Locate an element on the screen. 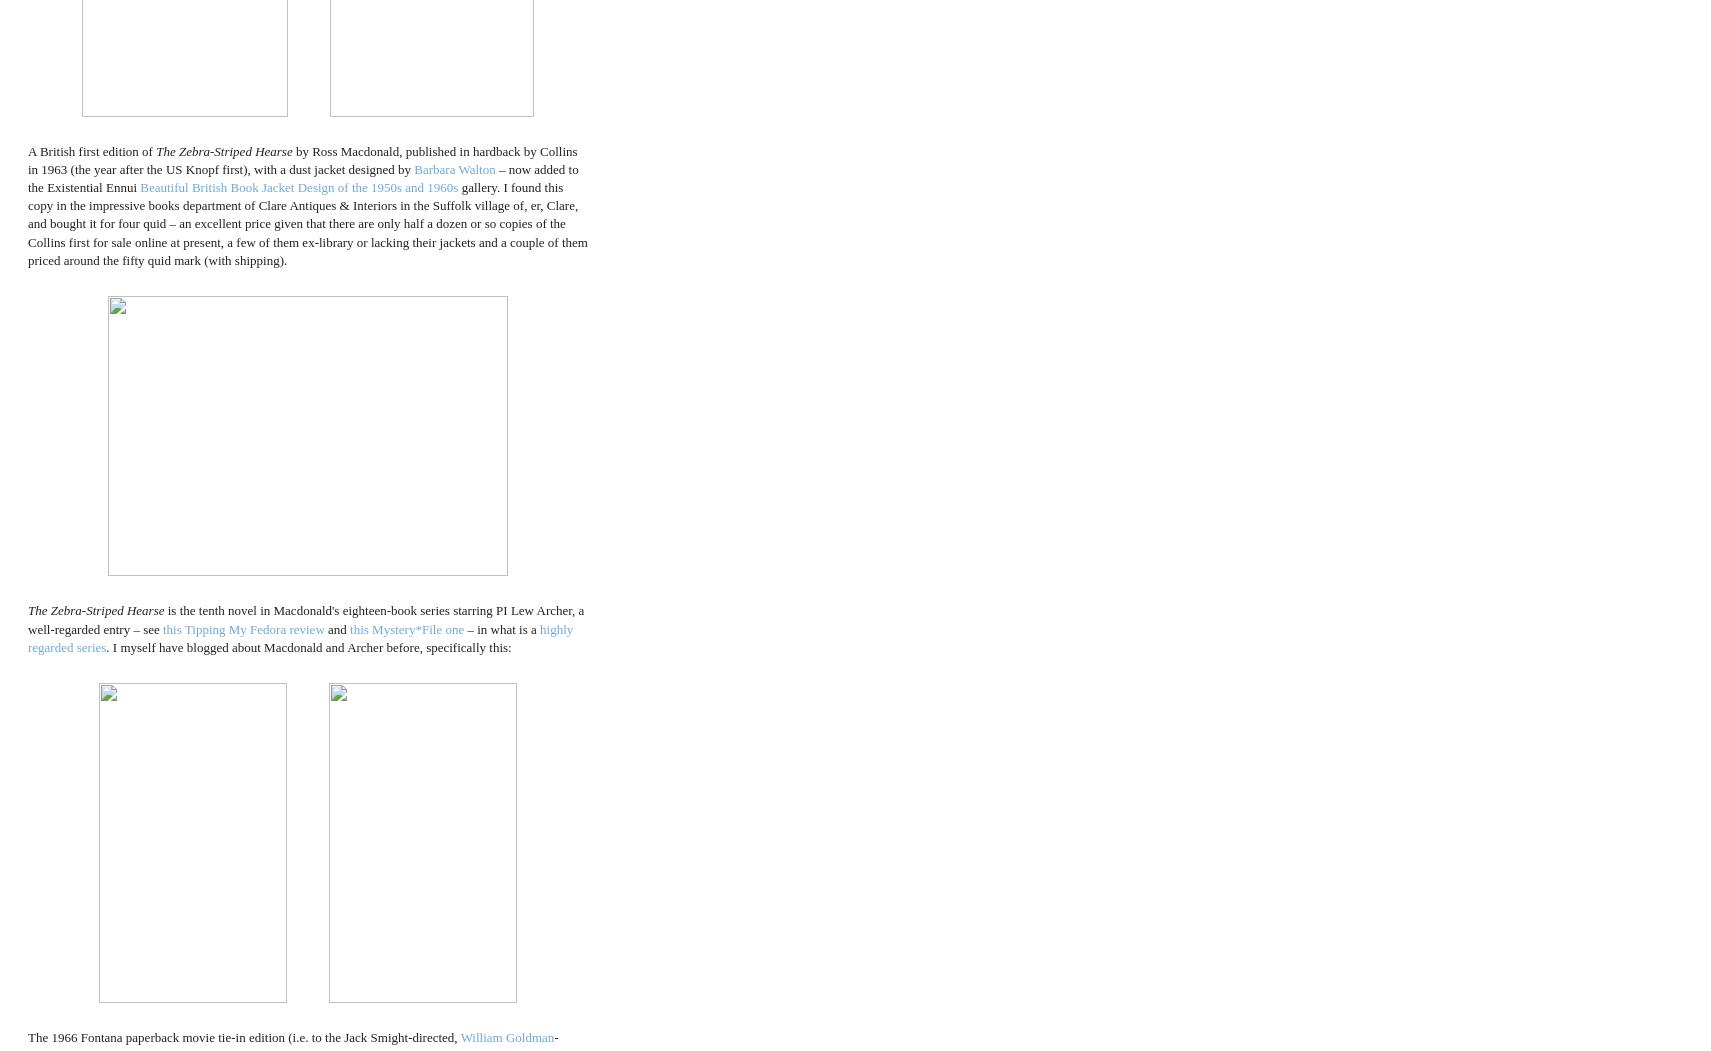 Image resolution: width=1711 pixels, height=1051 pixels. 'highly regarded series' is located at coordinates (300, 636).